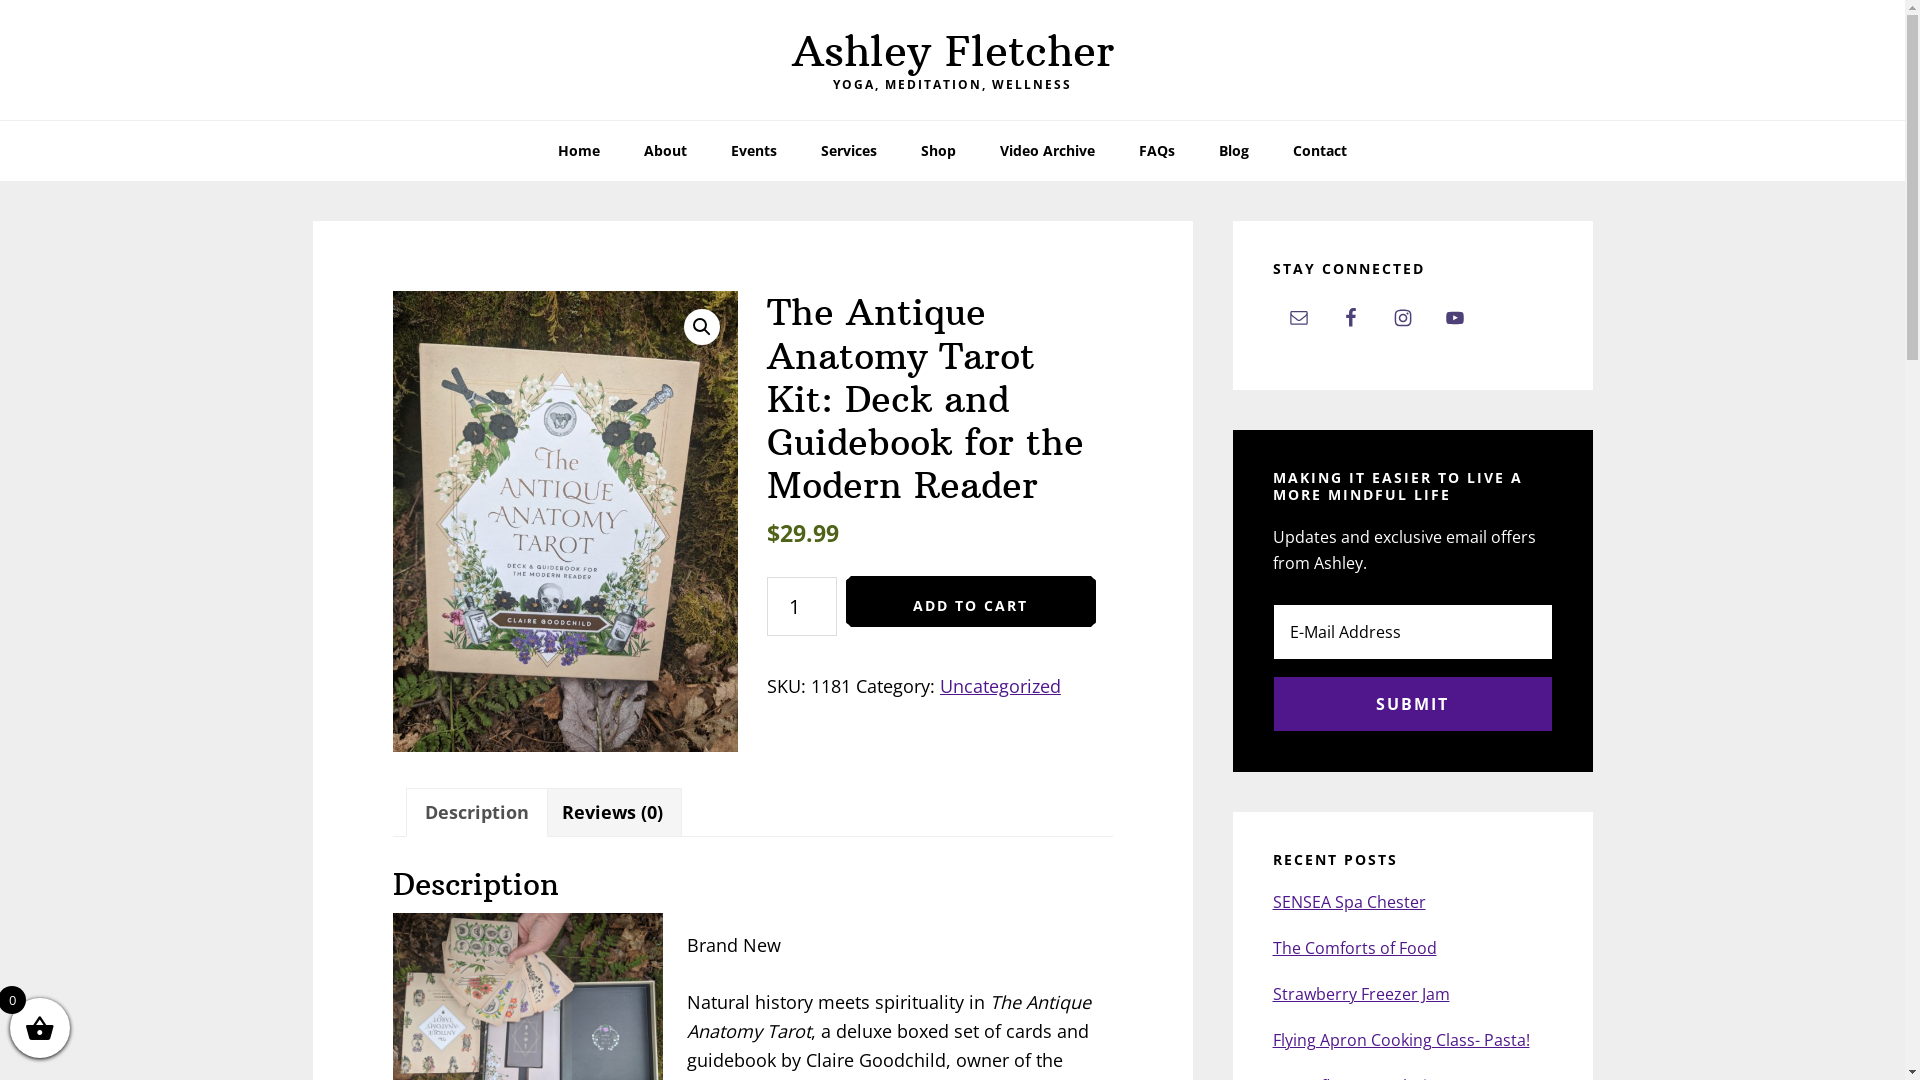 Image resolution: width=1920 pixels, height=1080 pixels. What do you see at coordinates (0, 0) in the screenshot?
I see `'Skip to primary navigation'` at bounding box center [0, 0].